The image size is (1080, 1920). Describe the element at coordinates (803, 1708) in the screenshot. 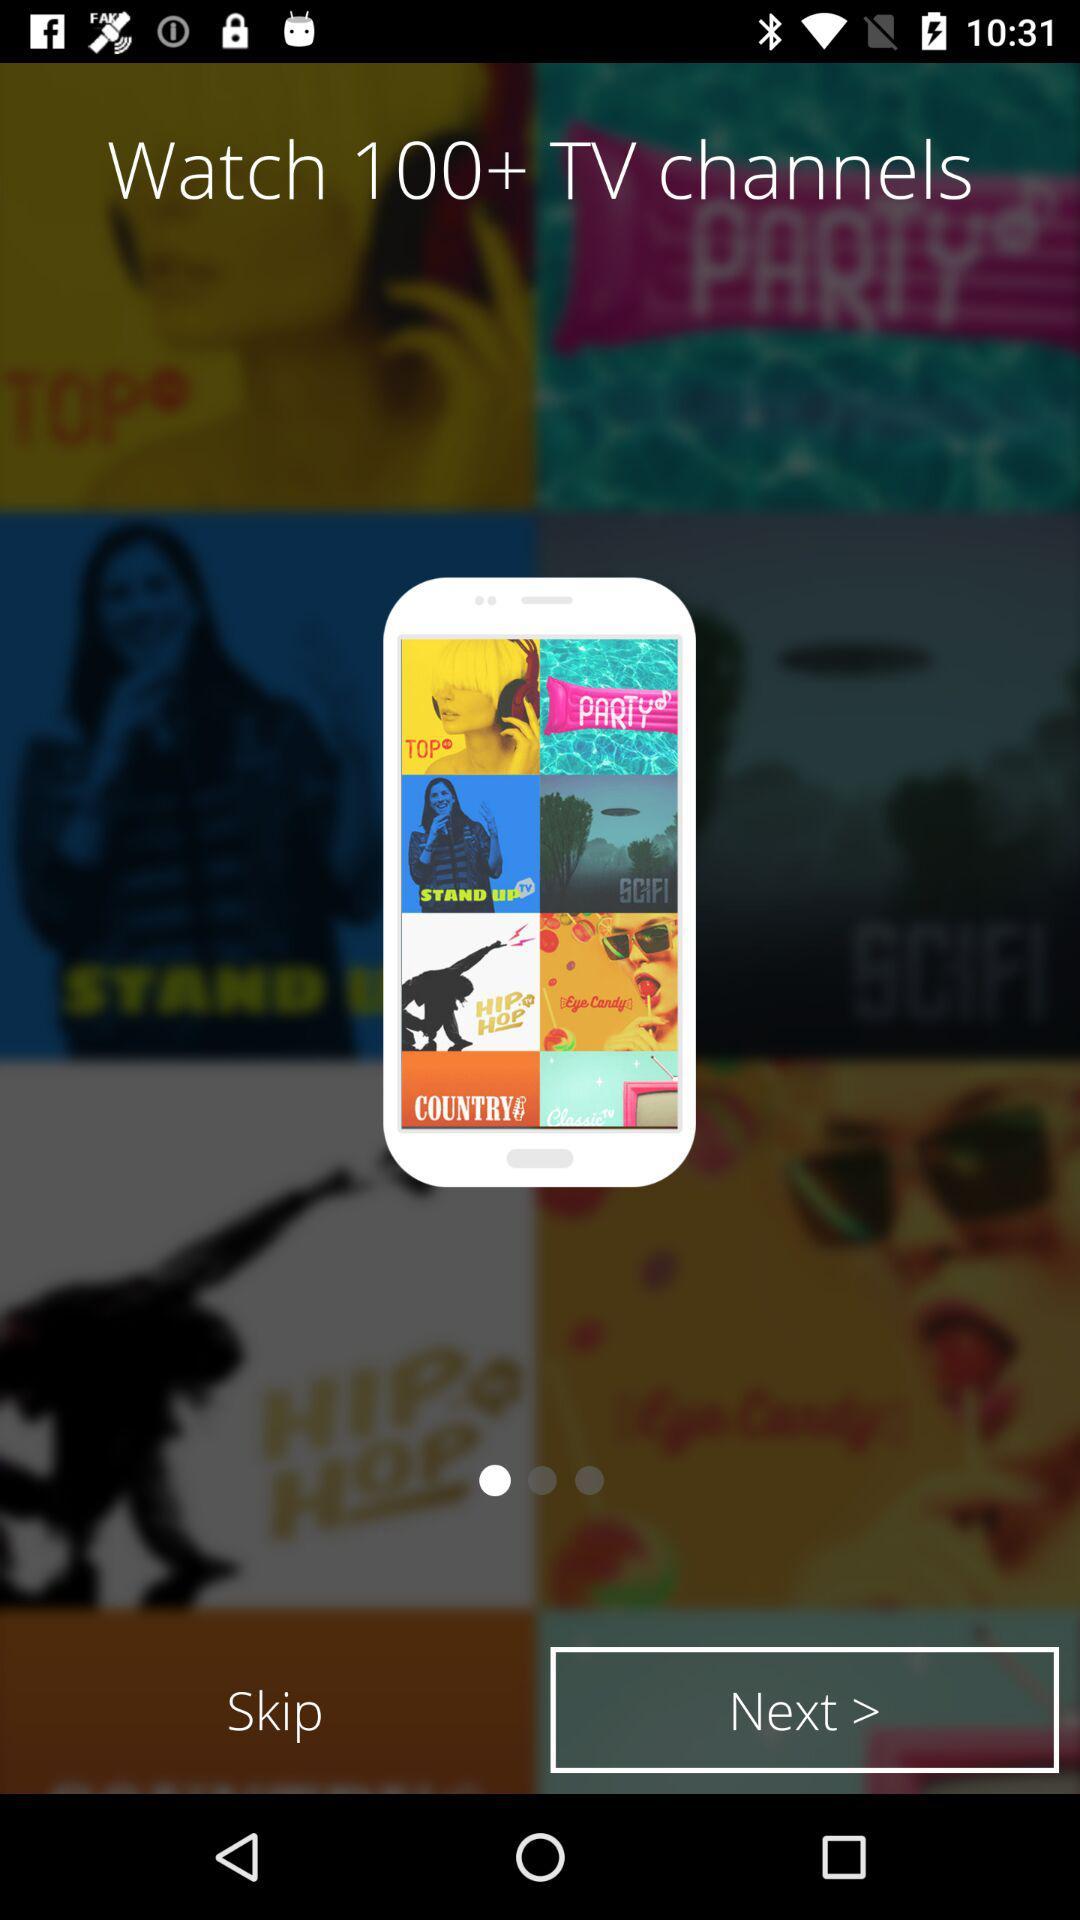

I see `the next > item` at that location.